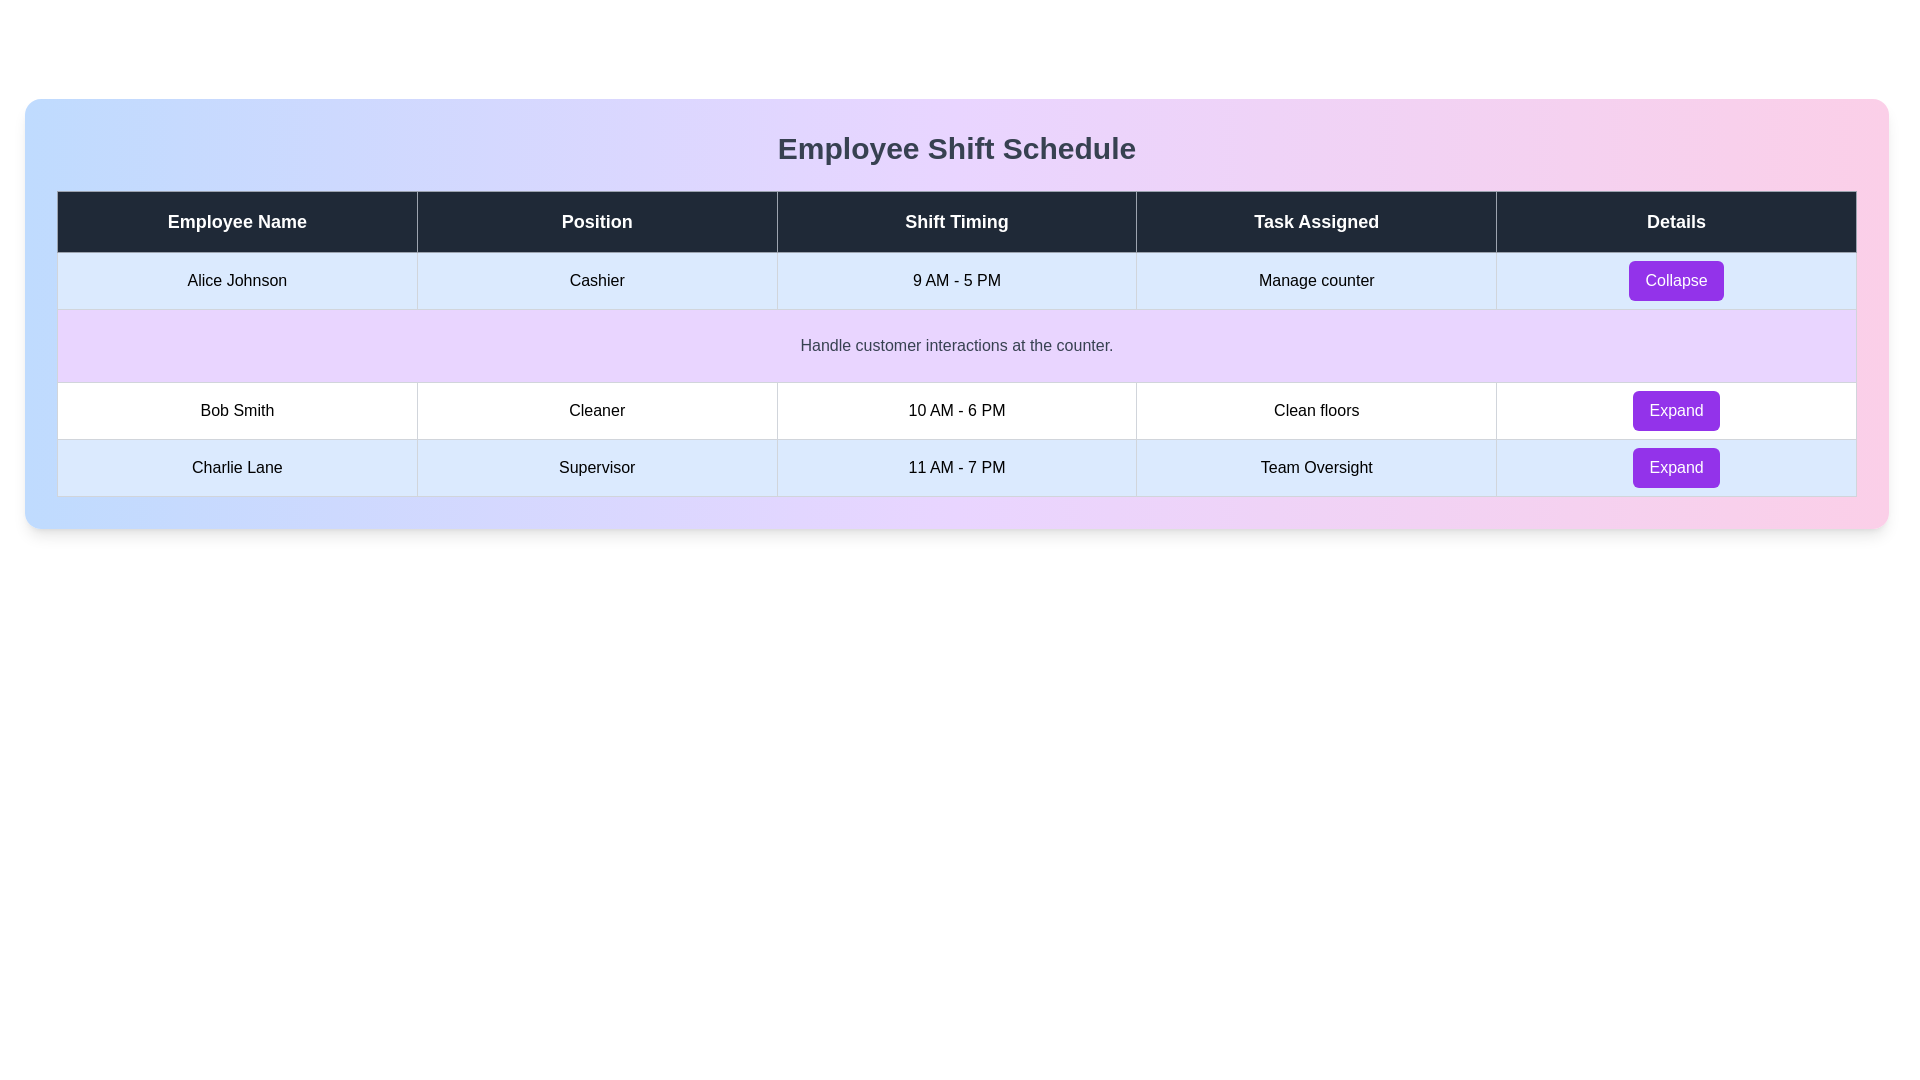  I want to click on the rightmost header label of the table that indicates details or actions related to the table's rows, located in the header row at the top-right corner of the visible table layout, so click(1676, 222).